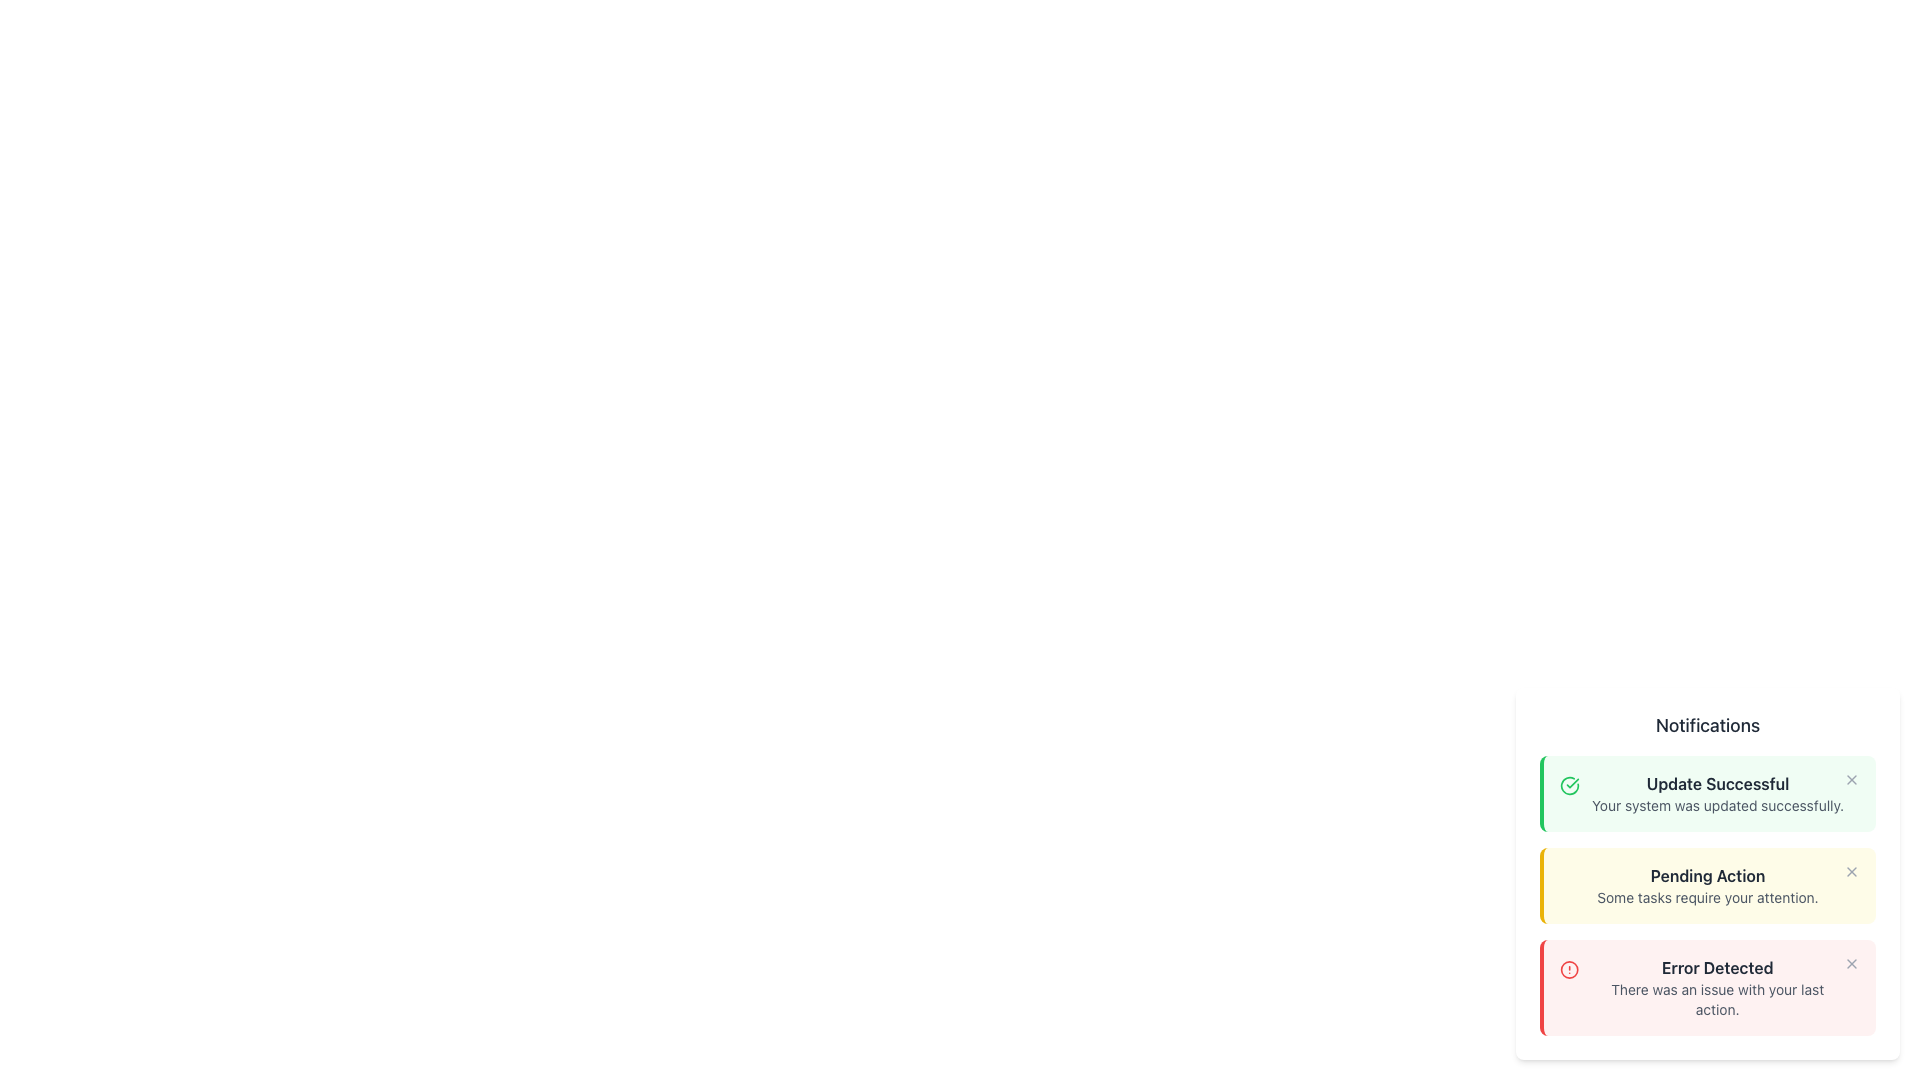 Image resolution: width=1920 pixels, height=1080 pixels. Describe the element at coordinates (1707, 885) in the screenshot. I see `the middle Banner Notification element` at that location.